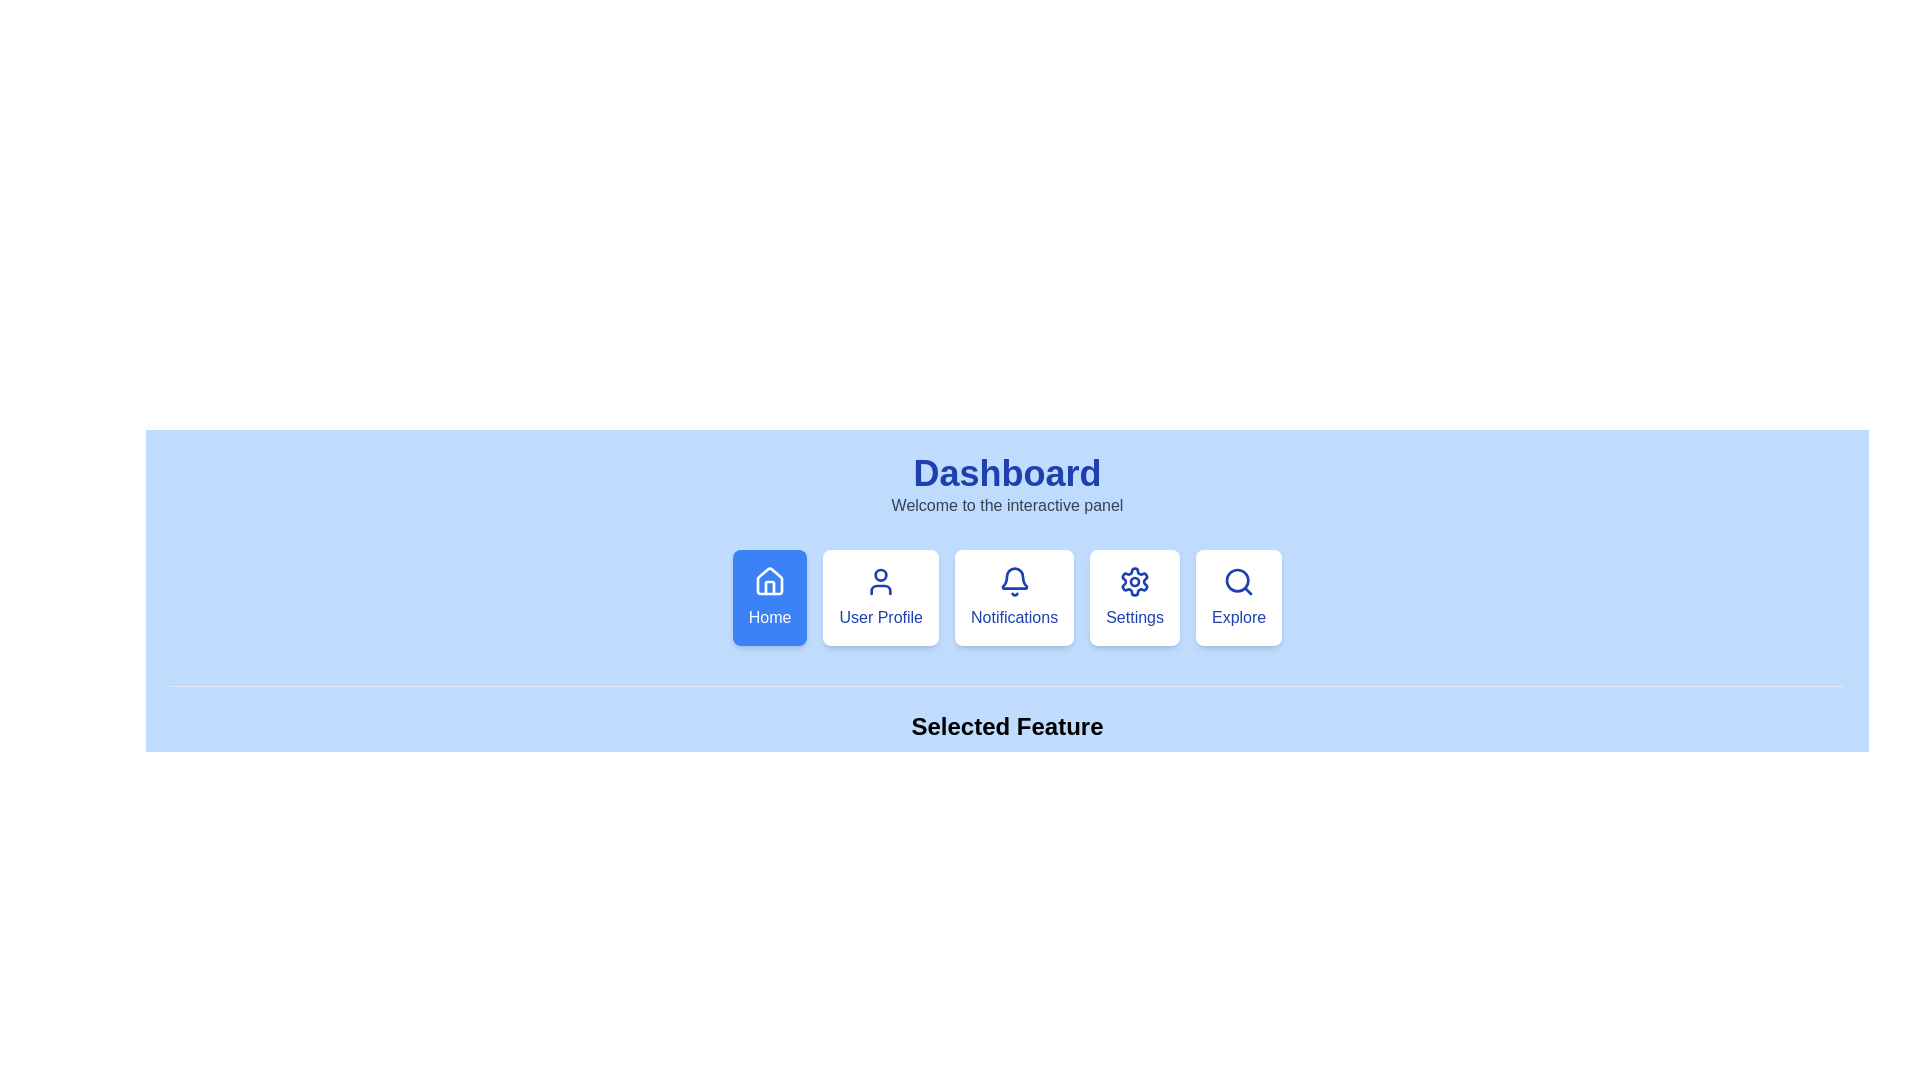 This screenshot has height=1080, width=1920. I want to click on the small vertical rectangle resembling a door within the 'Home' icon of the dashboard, so click(769, 586).